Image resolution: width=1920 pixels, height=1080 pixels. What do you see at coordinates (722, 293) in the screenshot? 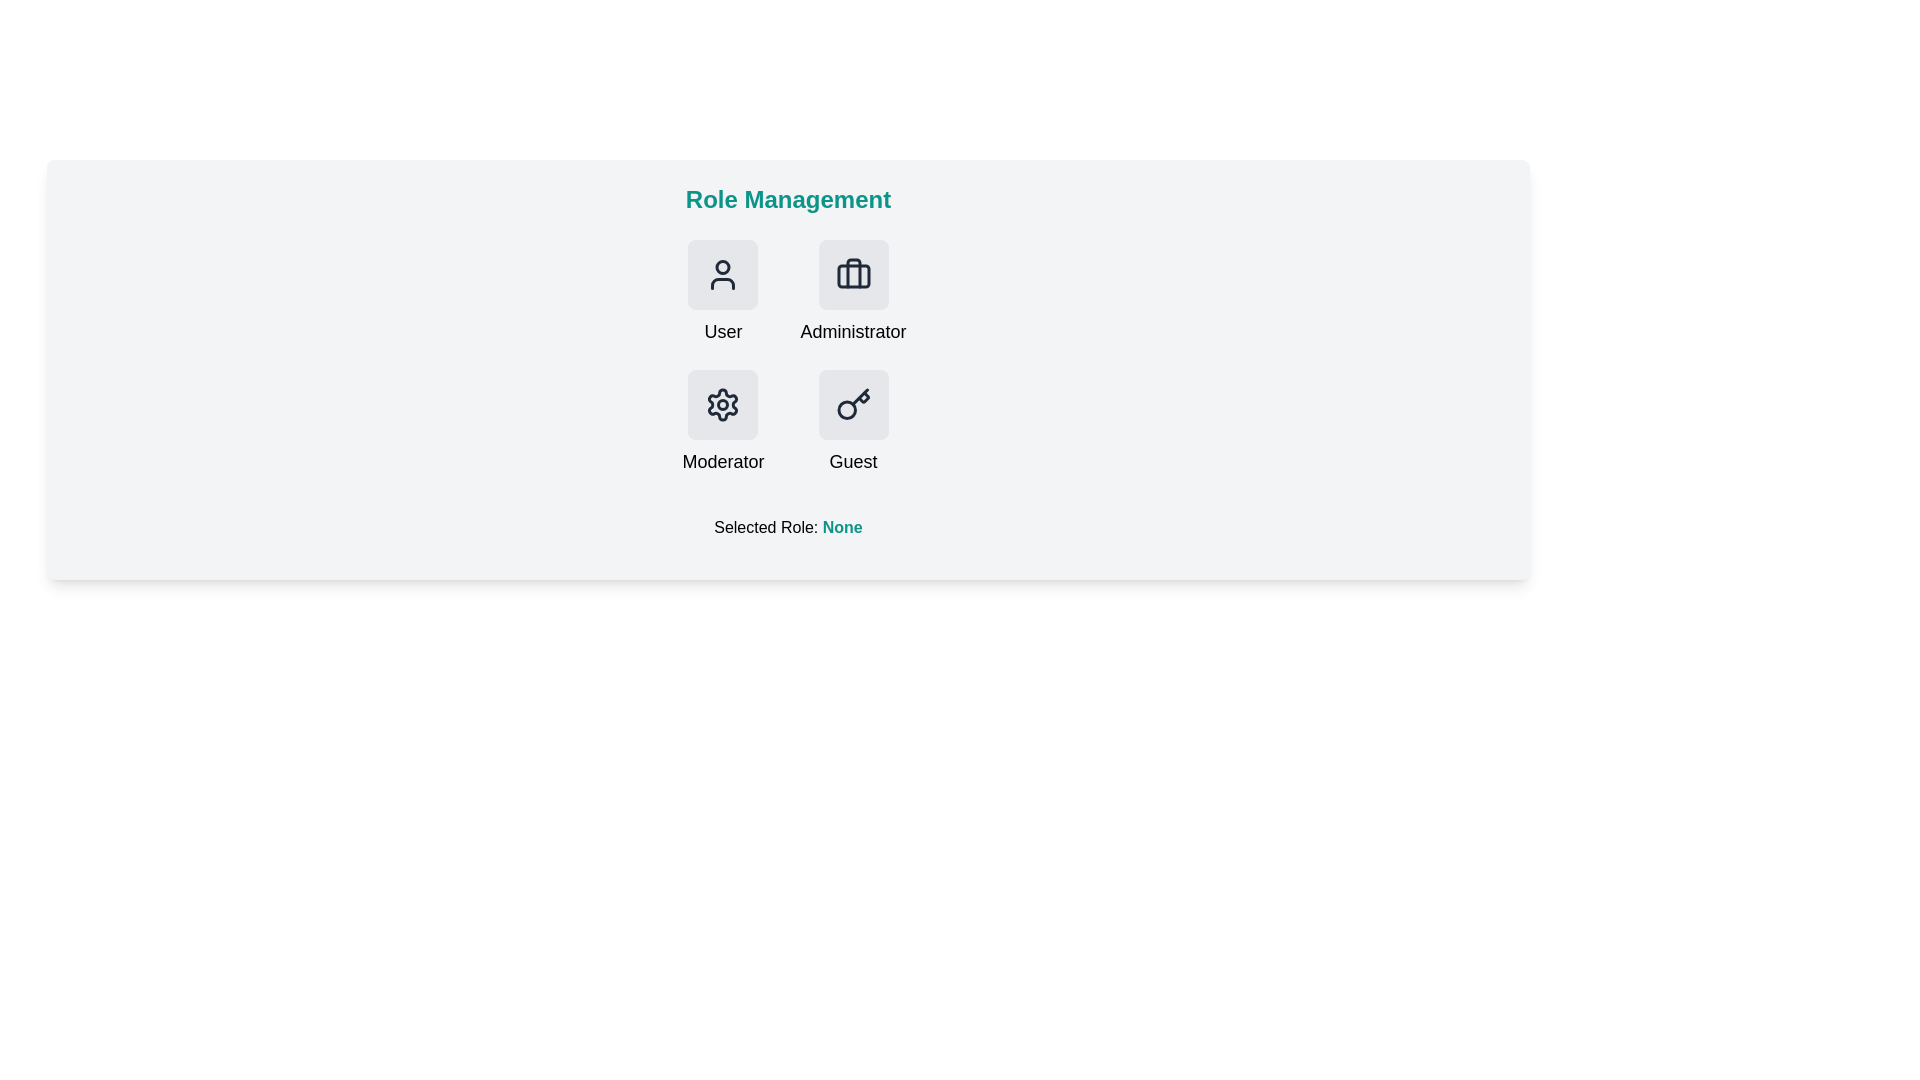
I see `the button in the 'Role Management' section` at bounding box center [722, 293].